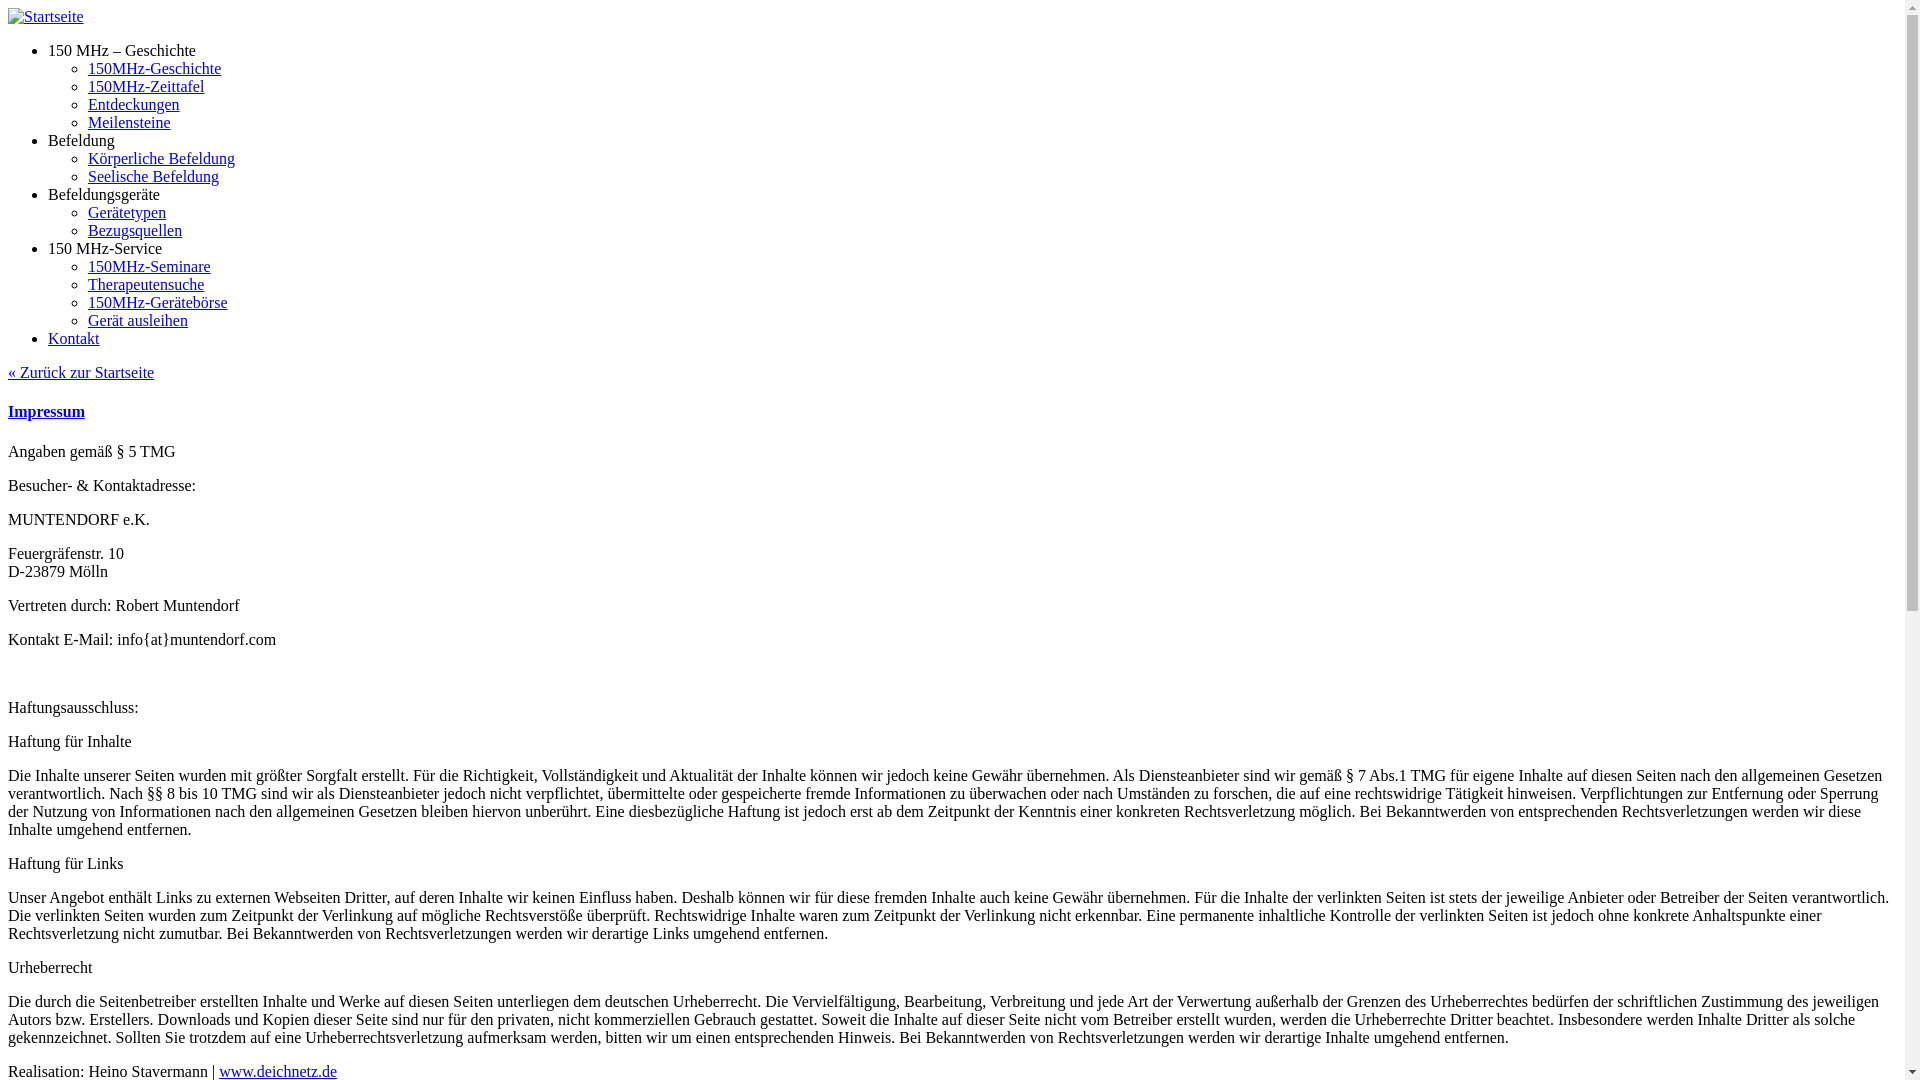  Describe the element at coordinates (144, 284) in the screenshot. I see `'Therapeutensuche'` at that location.